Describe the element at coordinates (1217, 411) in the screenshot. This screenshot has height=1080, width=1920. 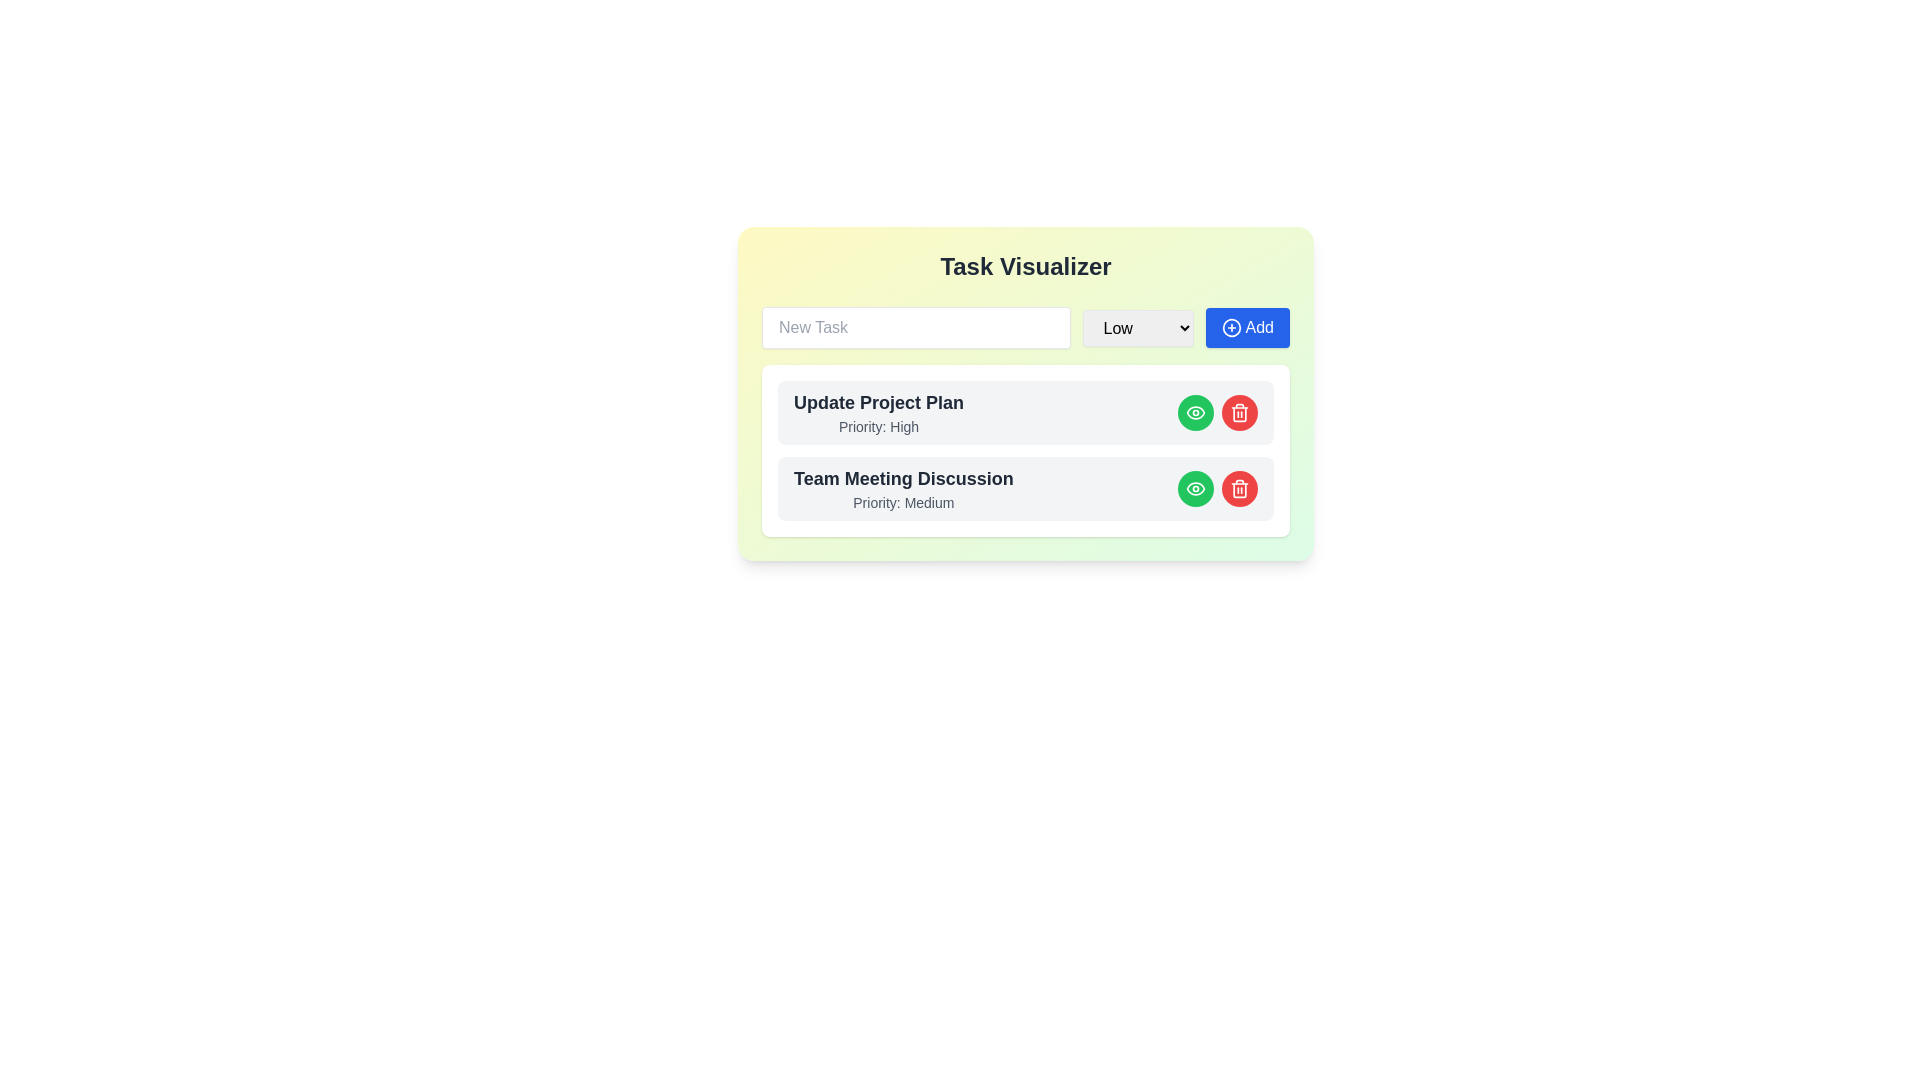
I see `the green button (eye icon) in the action buttons group located at the rightmost side of the task row labeled 'Update Project Plan - Priority: High'` at that location.